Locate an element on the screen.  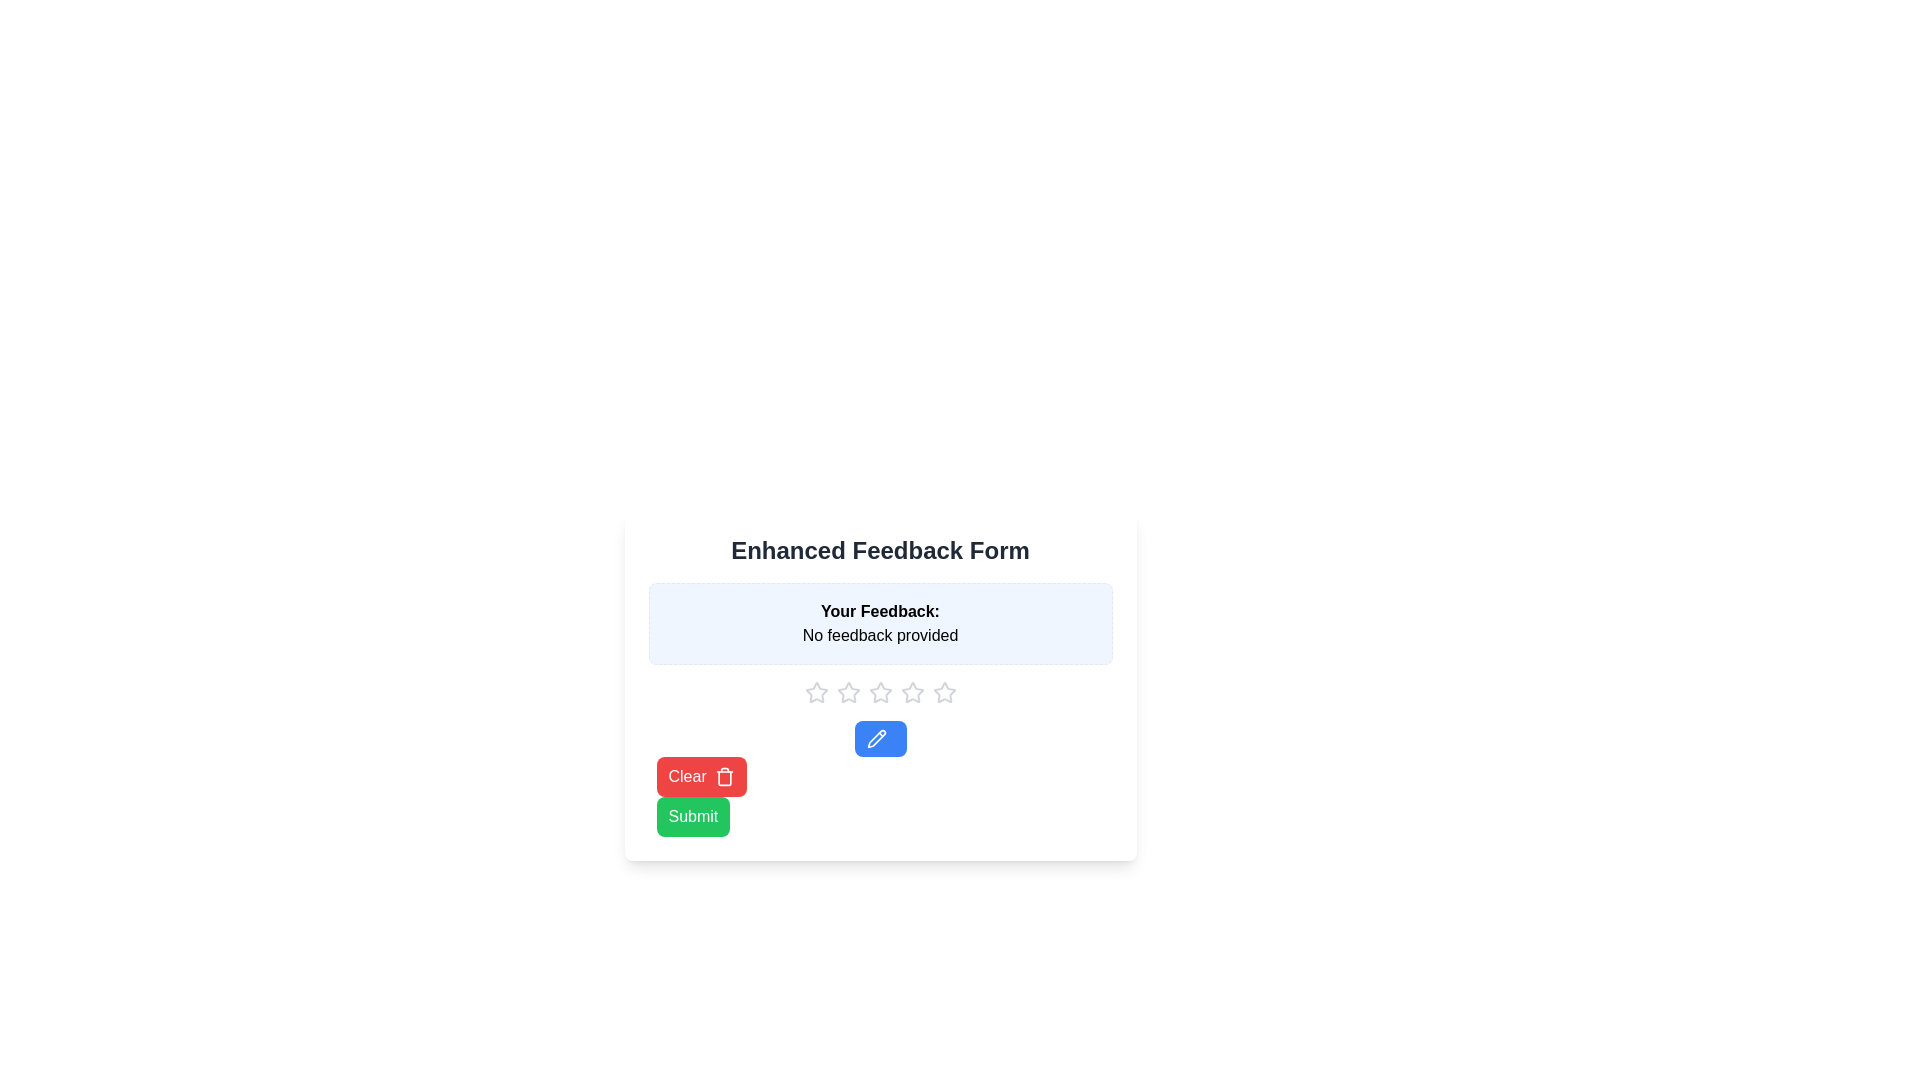
the third star icon used for rating feedback, positioned below the 'Your Feedback: No feedback provided' text area is located at coordinates (880, 691).